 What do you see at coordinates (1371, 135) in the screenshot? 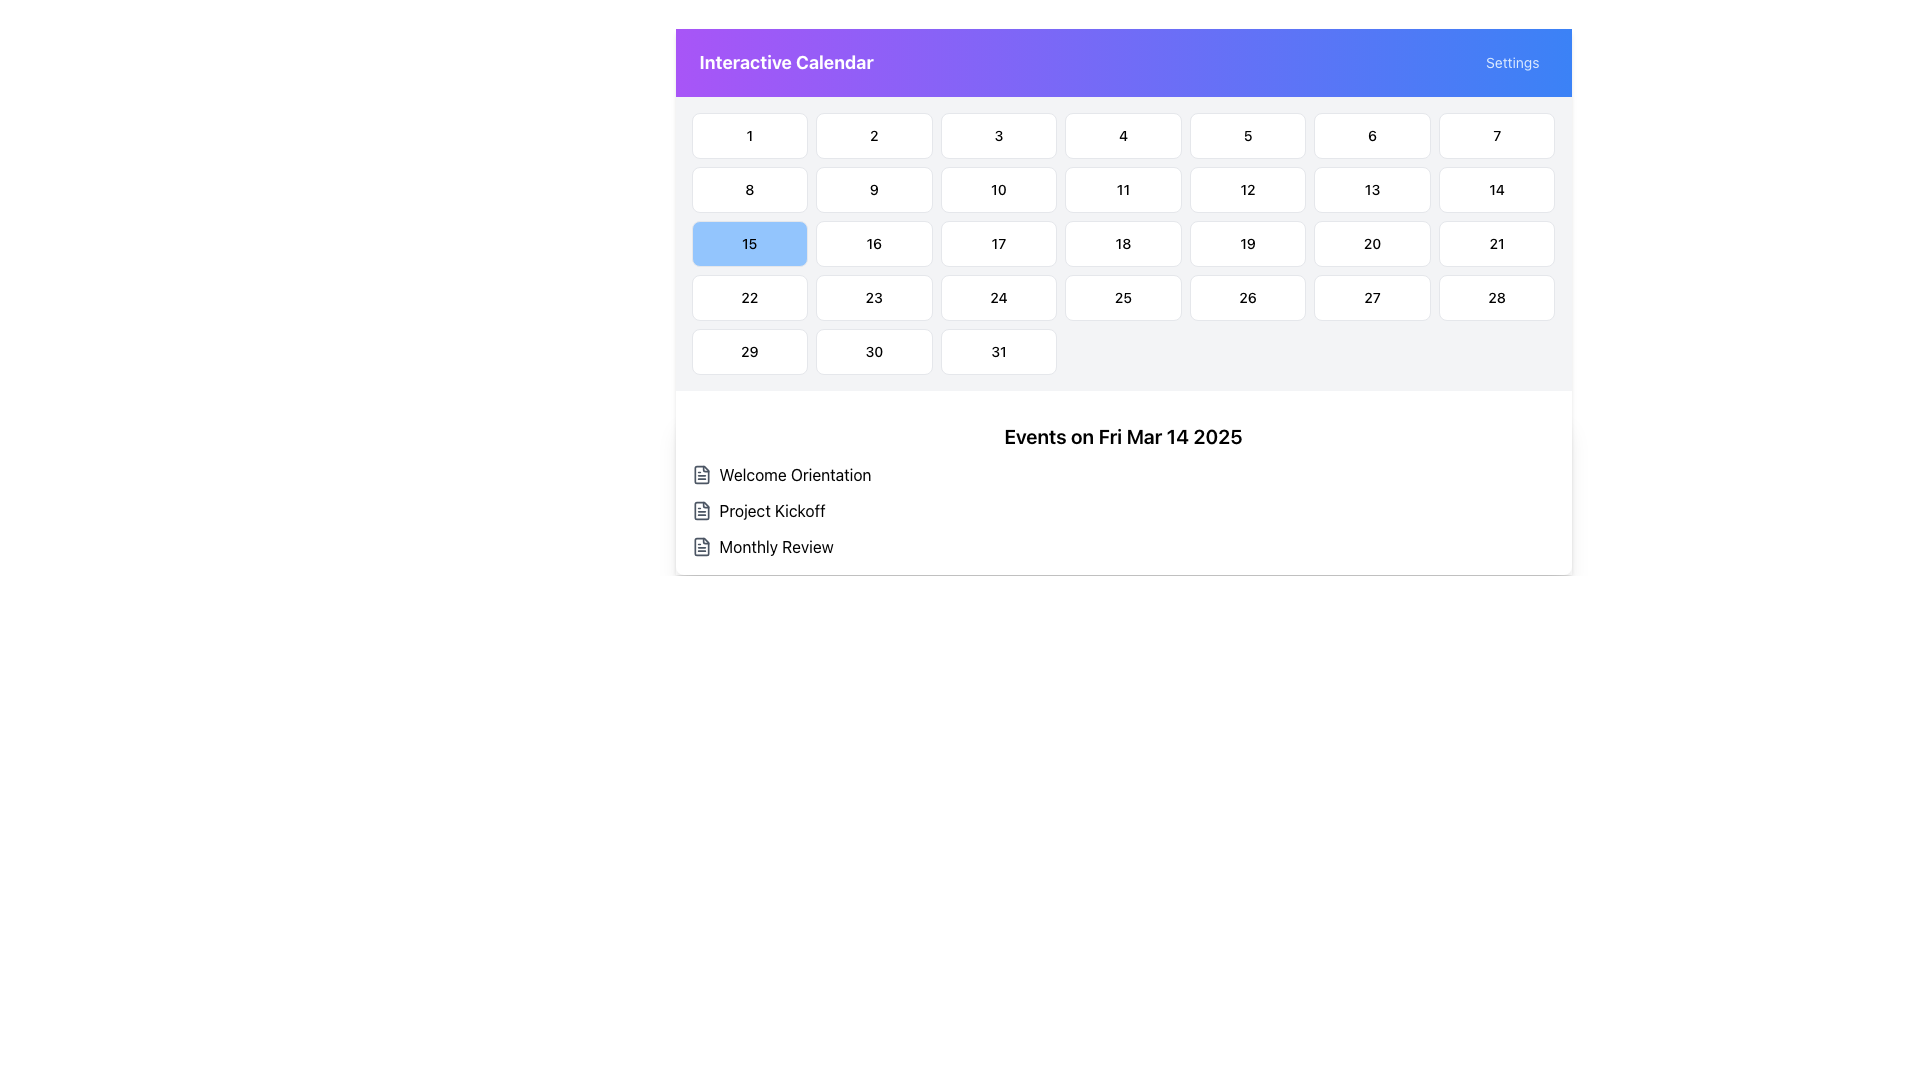
I see `numeral '6' displayed in bold inside the bordered rectangular panel in the top row of the calendar-like grid structure` at bounding box center [1371, 135].